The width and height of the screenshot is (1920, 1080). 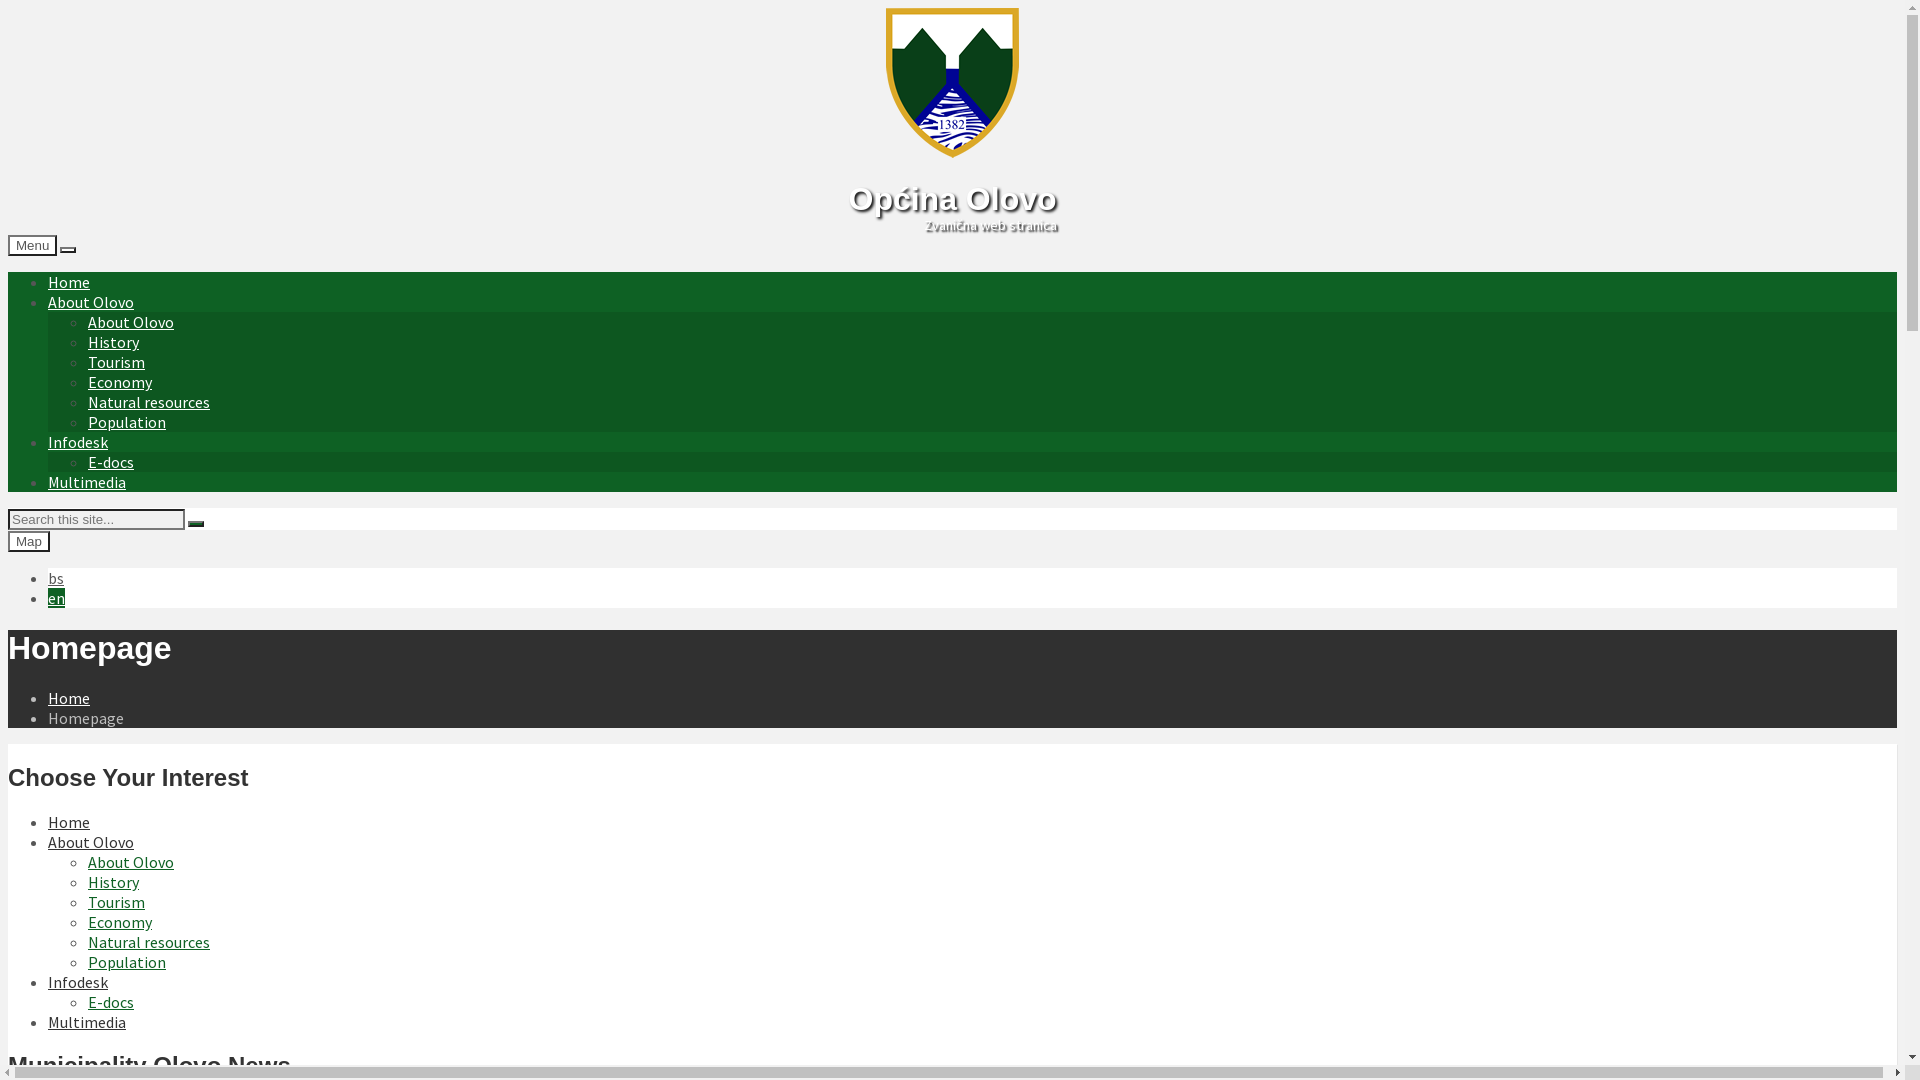 I want to click on 'E-docs', so click(x=109, y=1002).